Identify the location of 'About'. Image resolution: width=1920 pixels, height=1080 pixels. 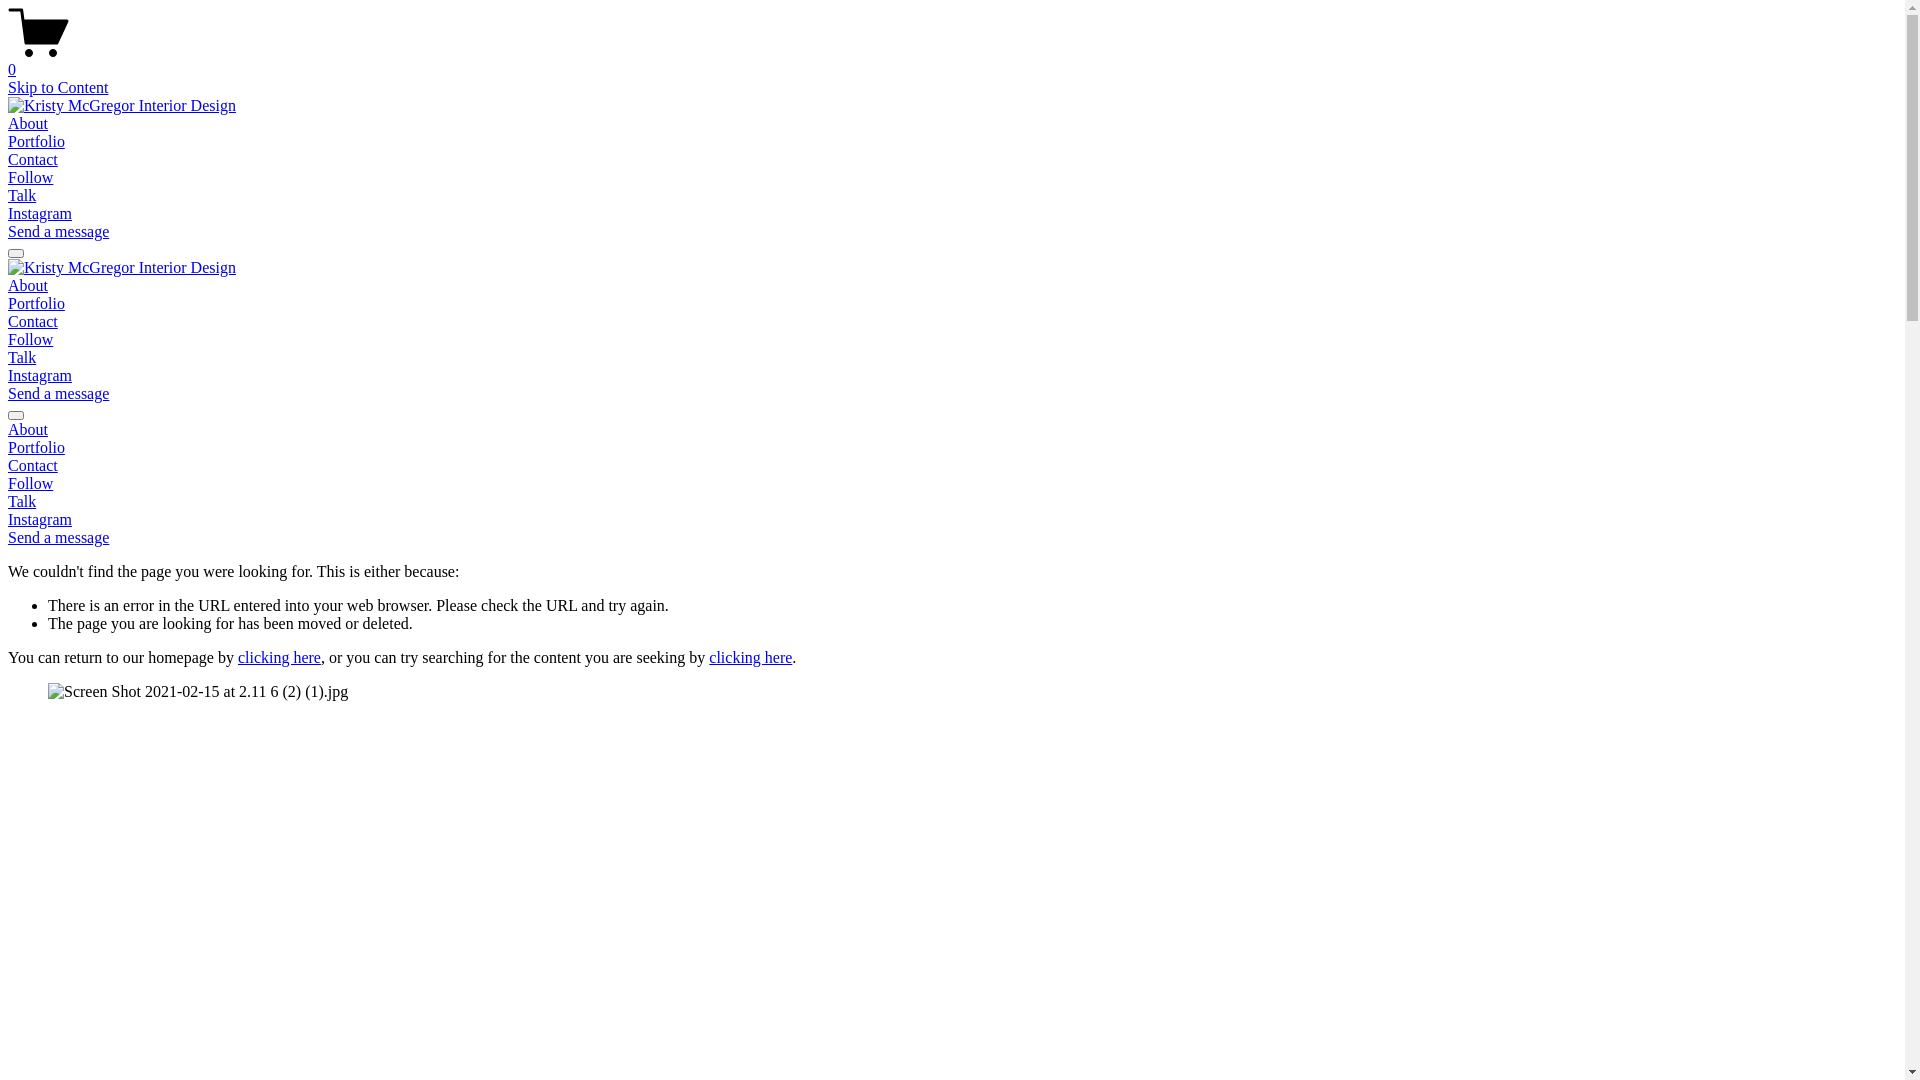
(28, 123).